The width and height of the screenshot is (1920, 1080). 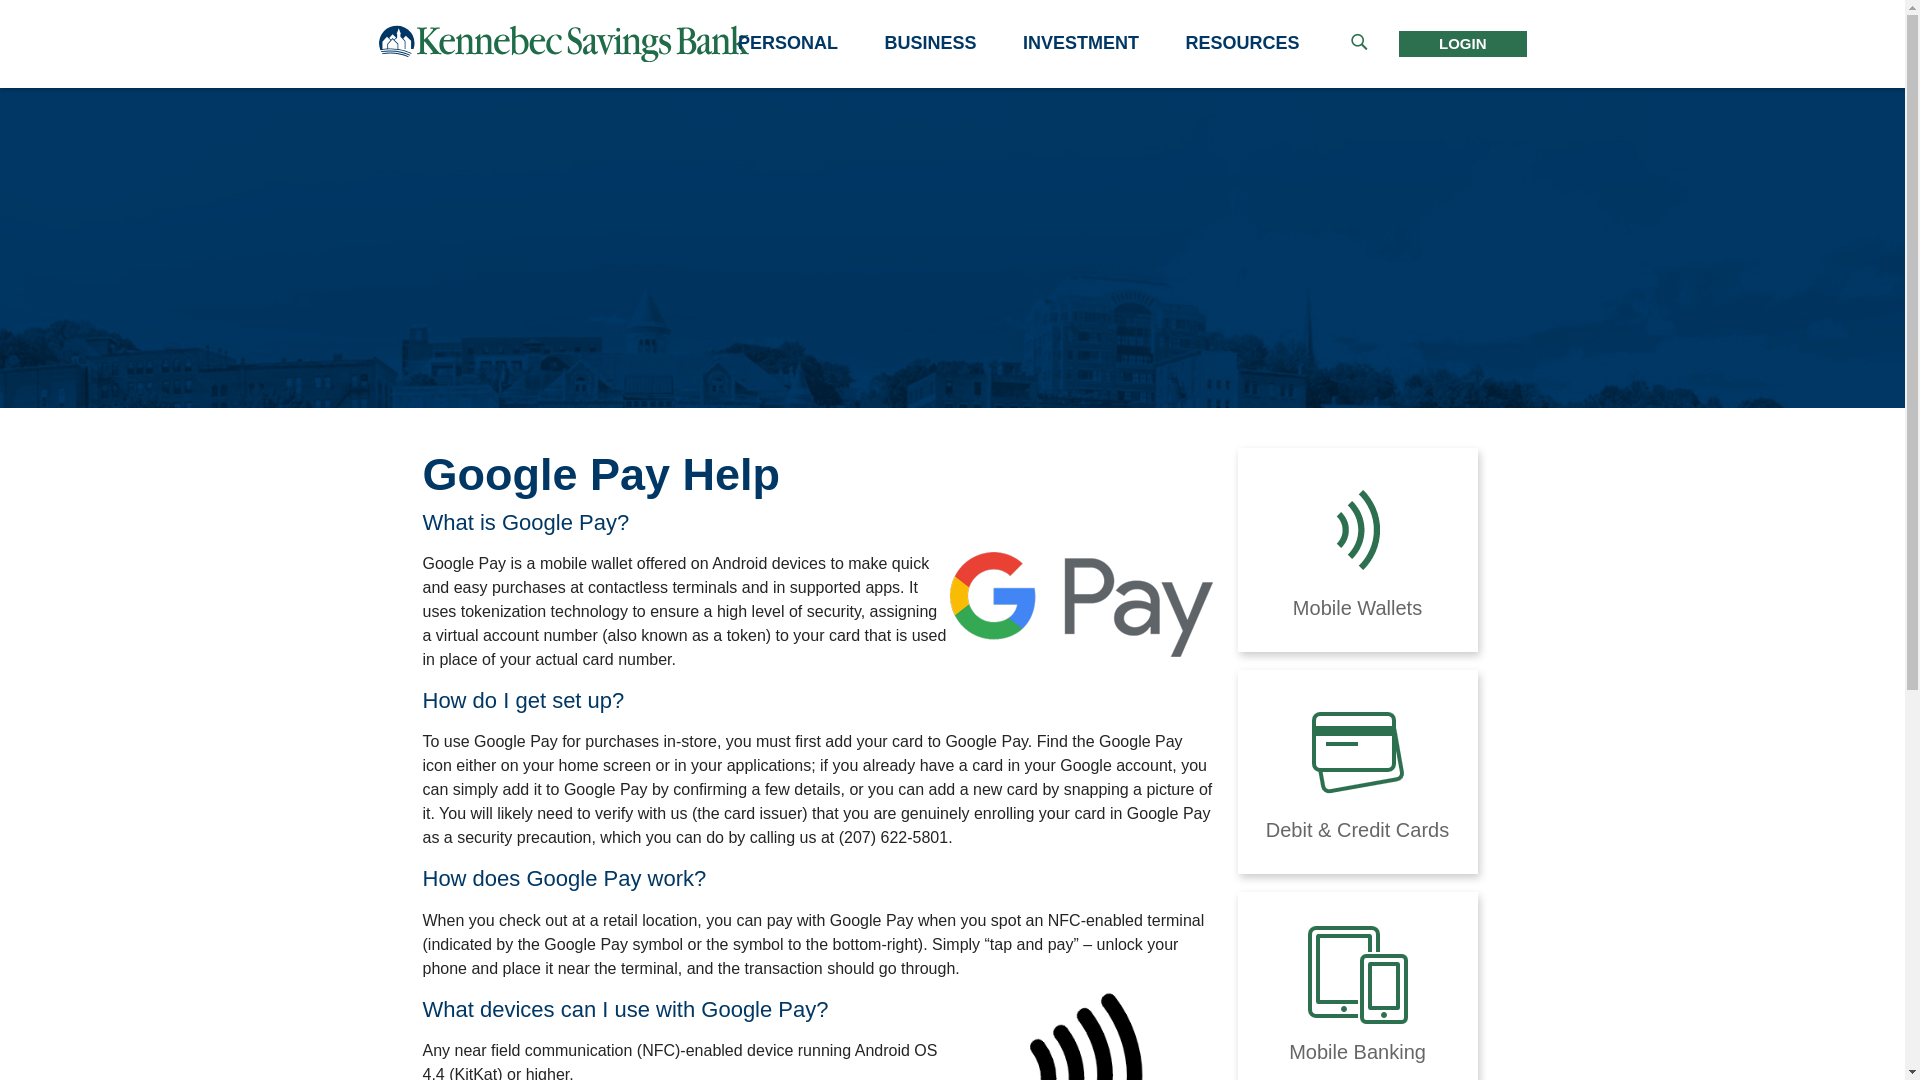 What do you see at coordinates (1080, 603) in the screenshot?
I see `'Google Pay'` at bounding box center [1080, 603].